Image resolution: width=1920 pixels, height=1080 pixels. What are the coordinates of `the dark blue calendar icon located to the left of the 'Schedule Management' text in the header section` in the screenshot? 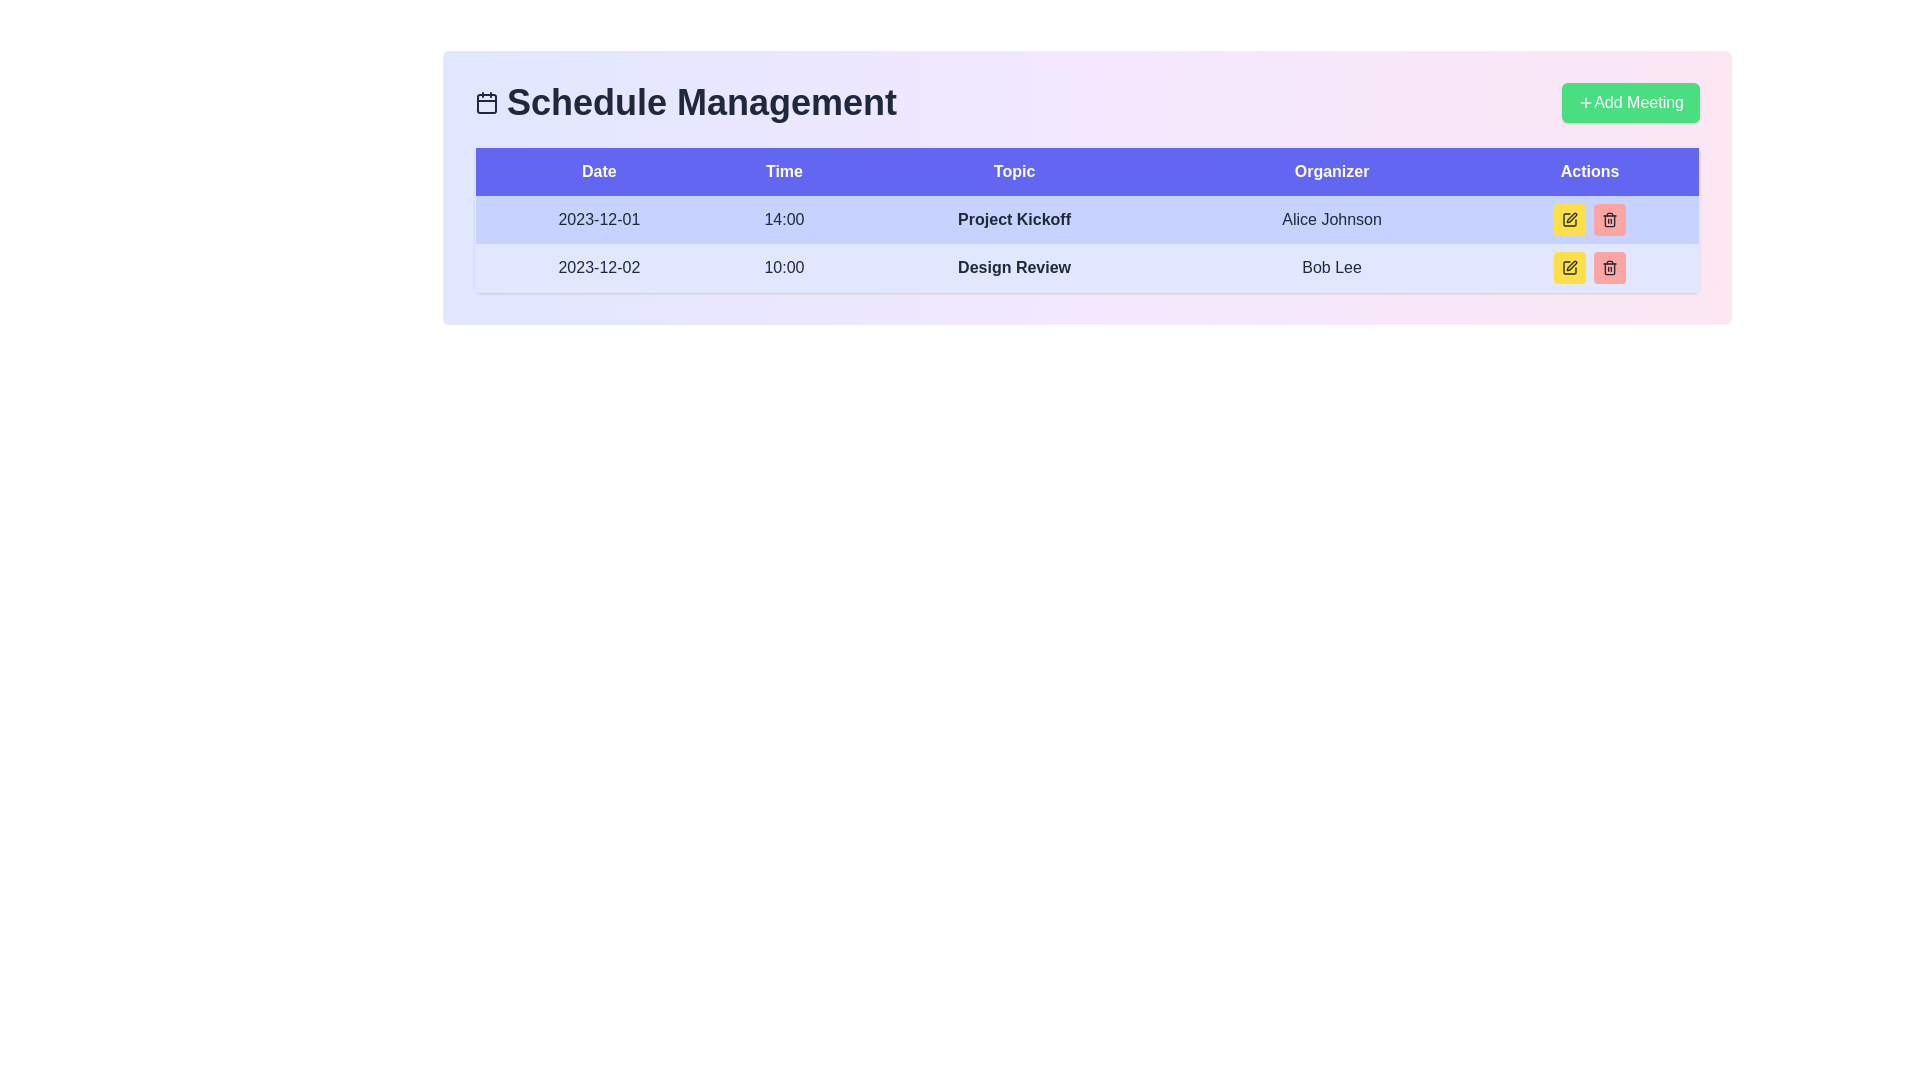 It's located at (486, 103).